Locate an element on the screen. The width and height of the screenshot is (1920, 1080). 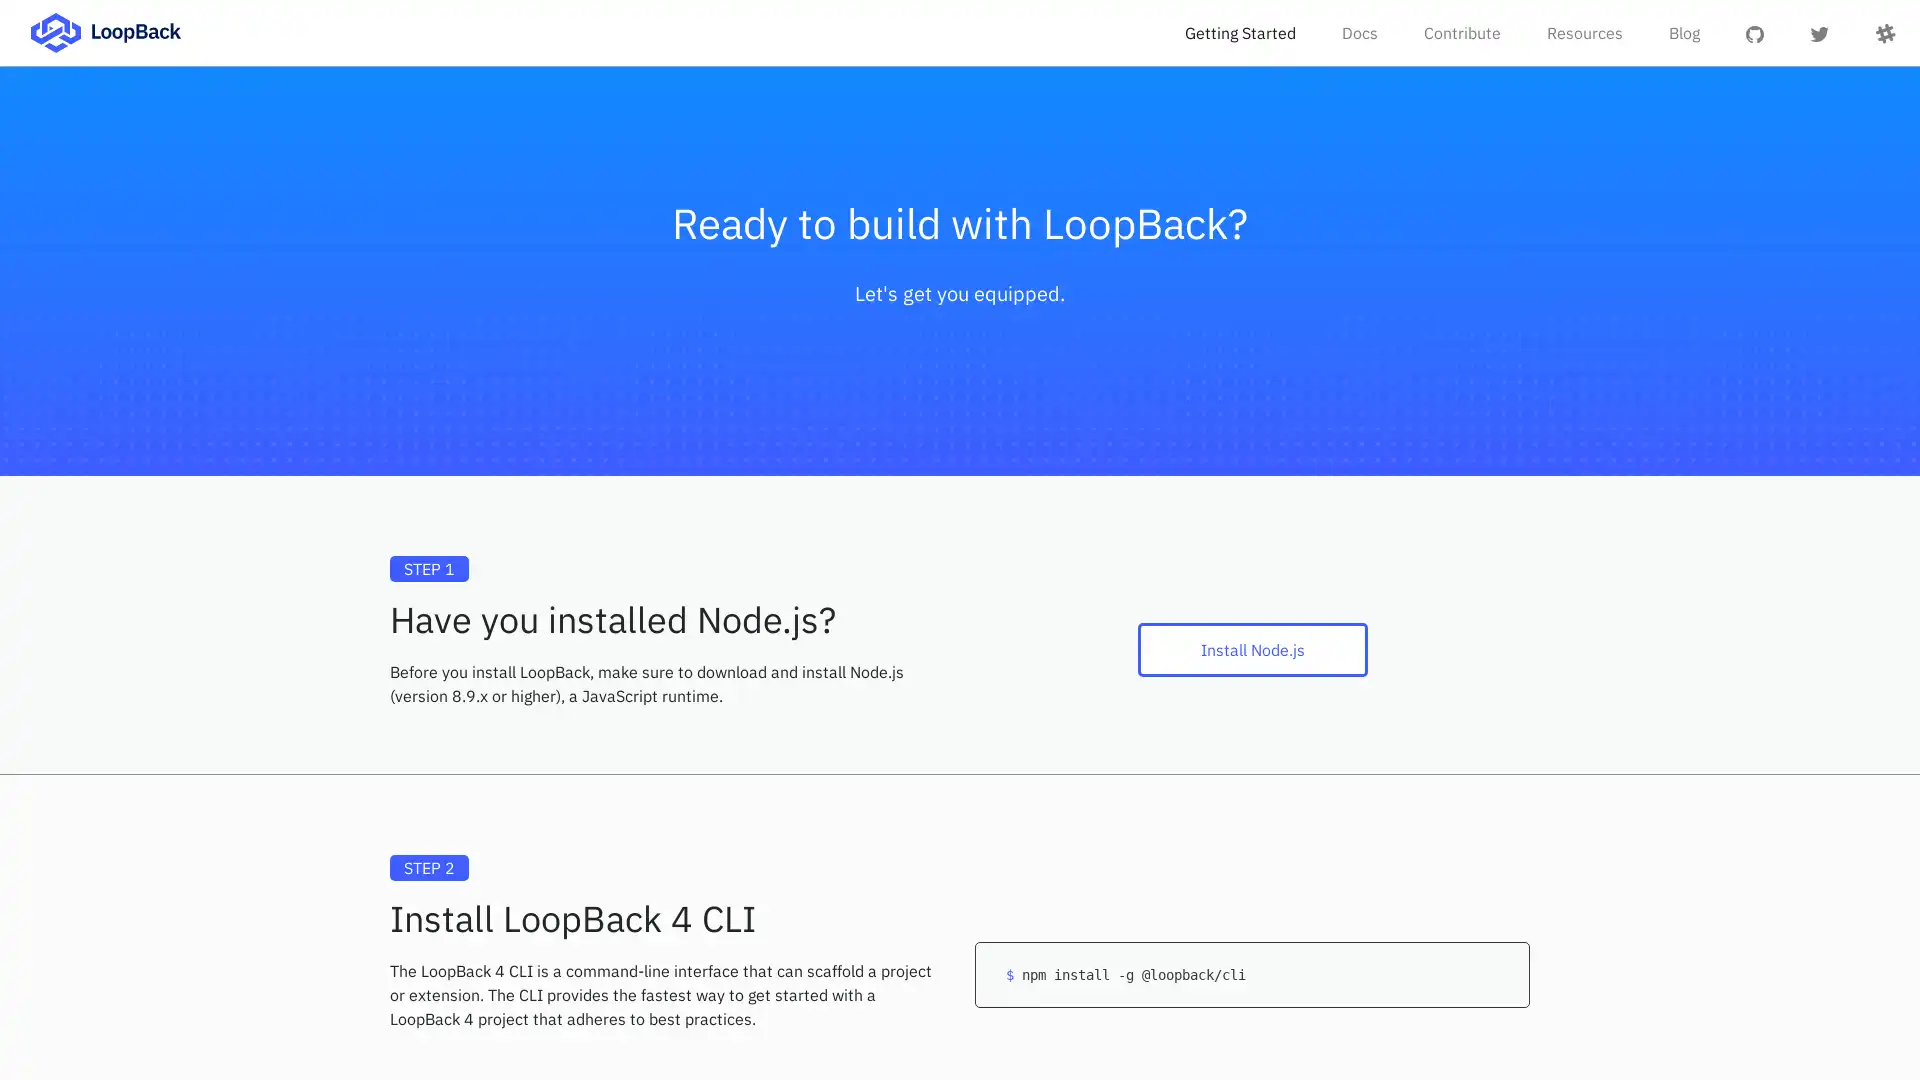
Install Node.js is located at coordinates (1251, 650).